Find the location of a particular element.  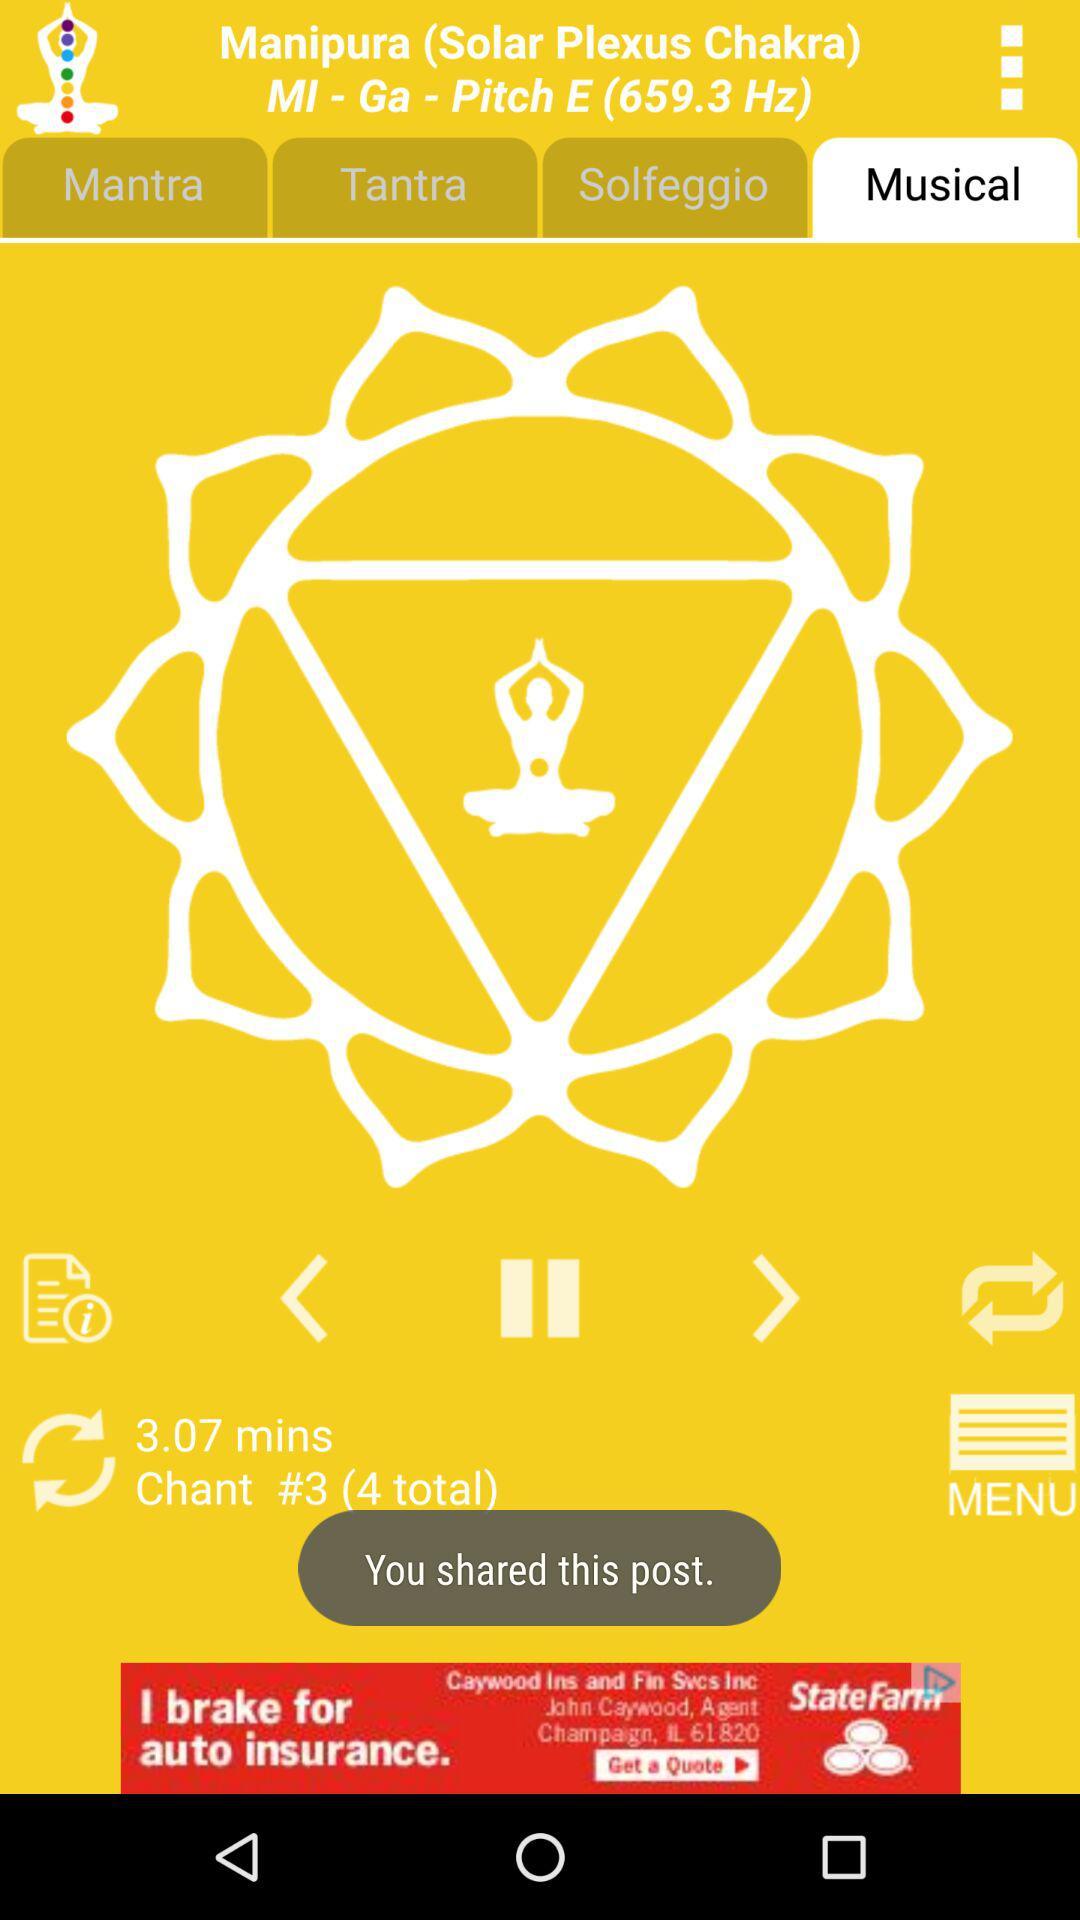

repeat option is located at coordinates (1012, 1298).